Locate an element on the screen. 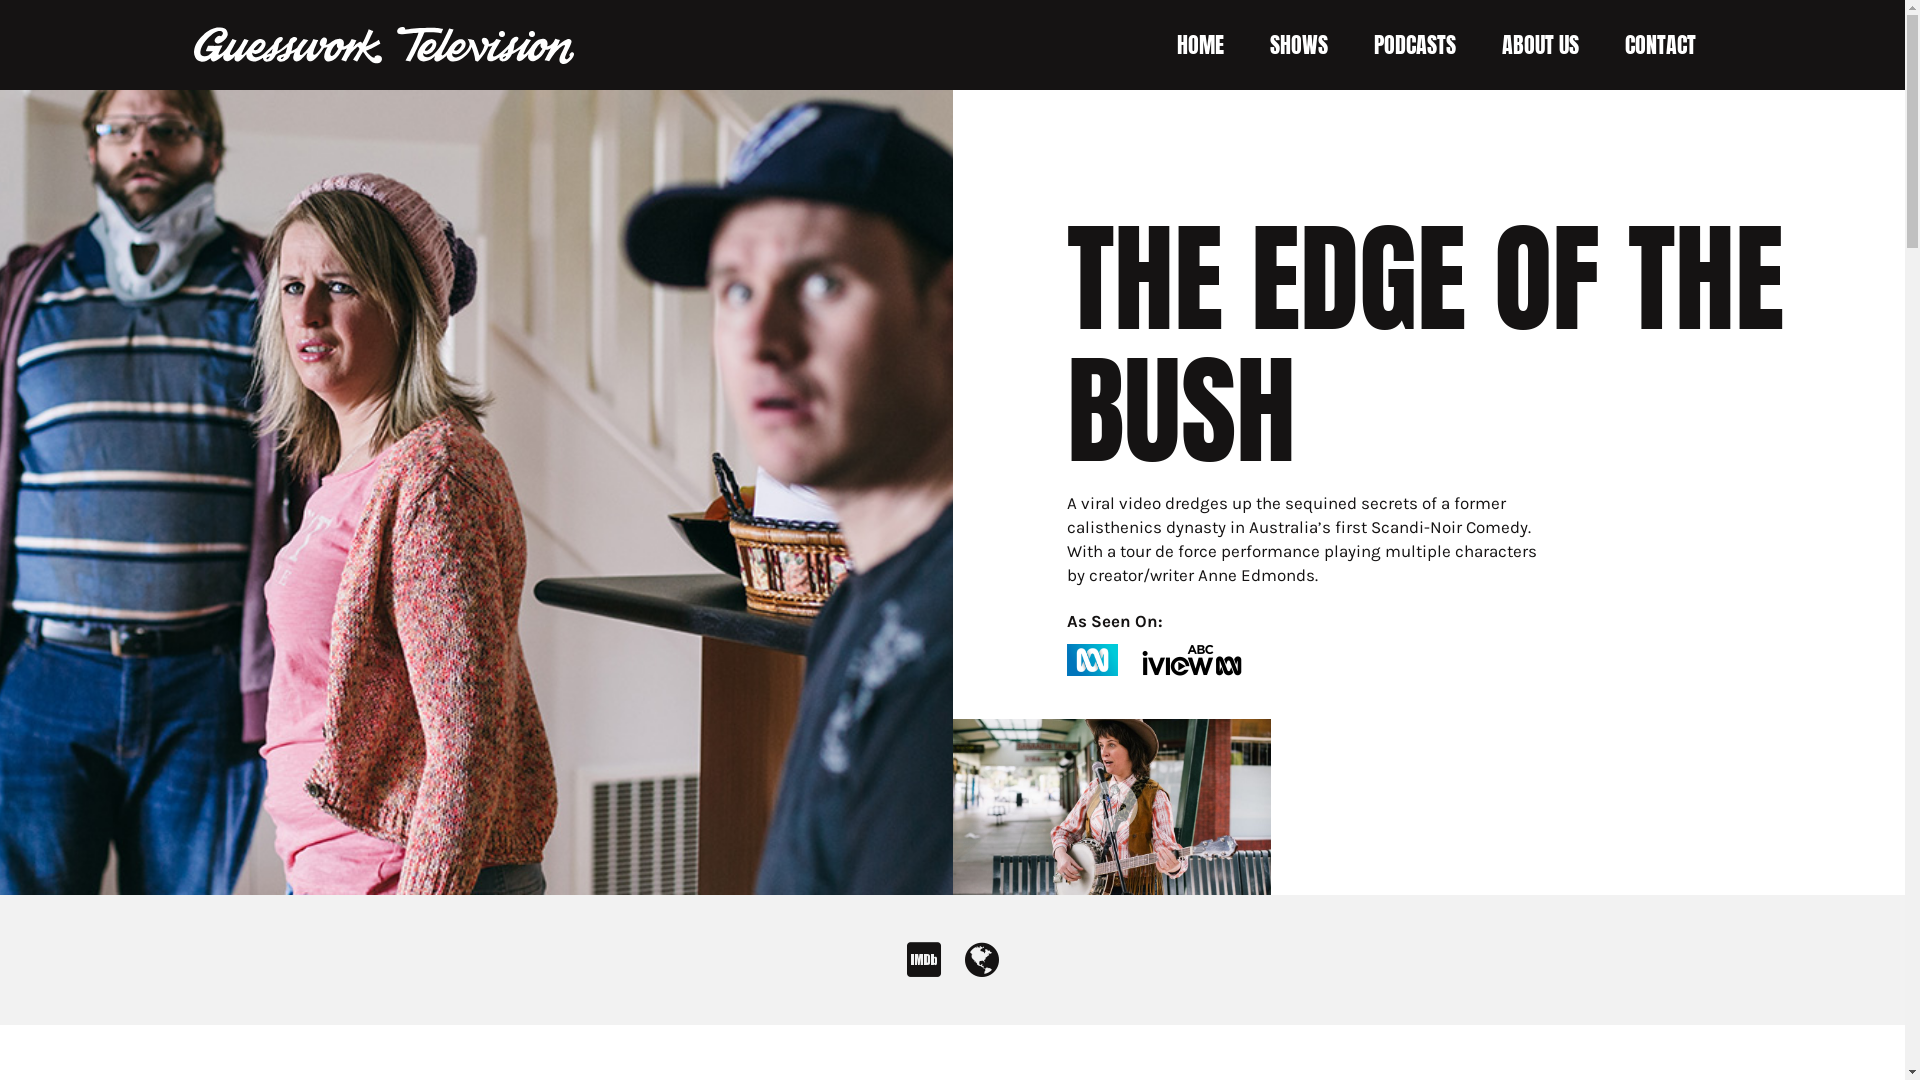  'ABOUT US' is located at coordinates (1539, 45).